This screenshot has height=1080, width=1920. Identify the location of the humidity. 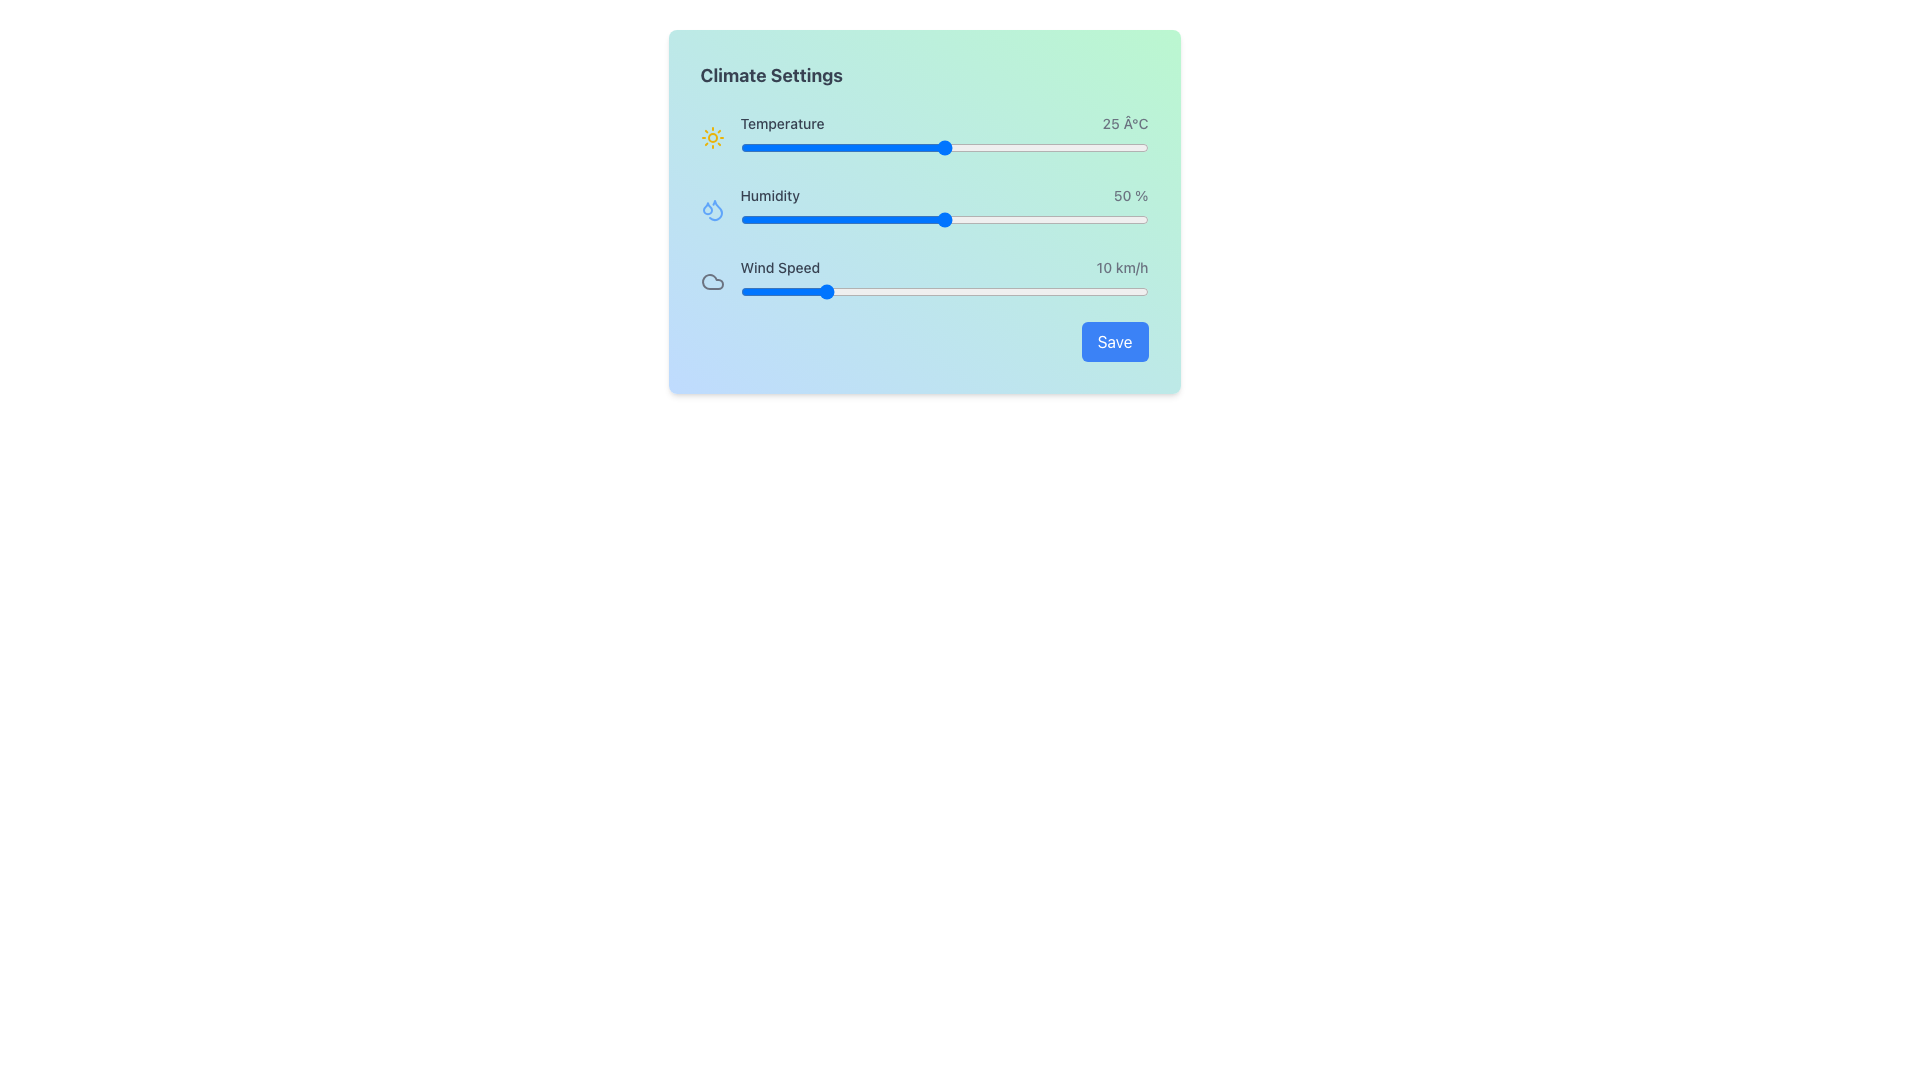
(1030, 219).